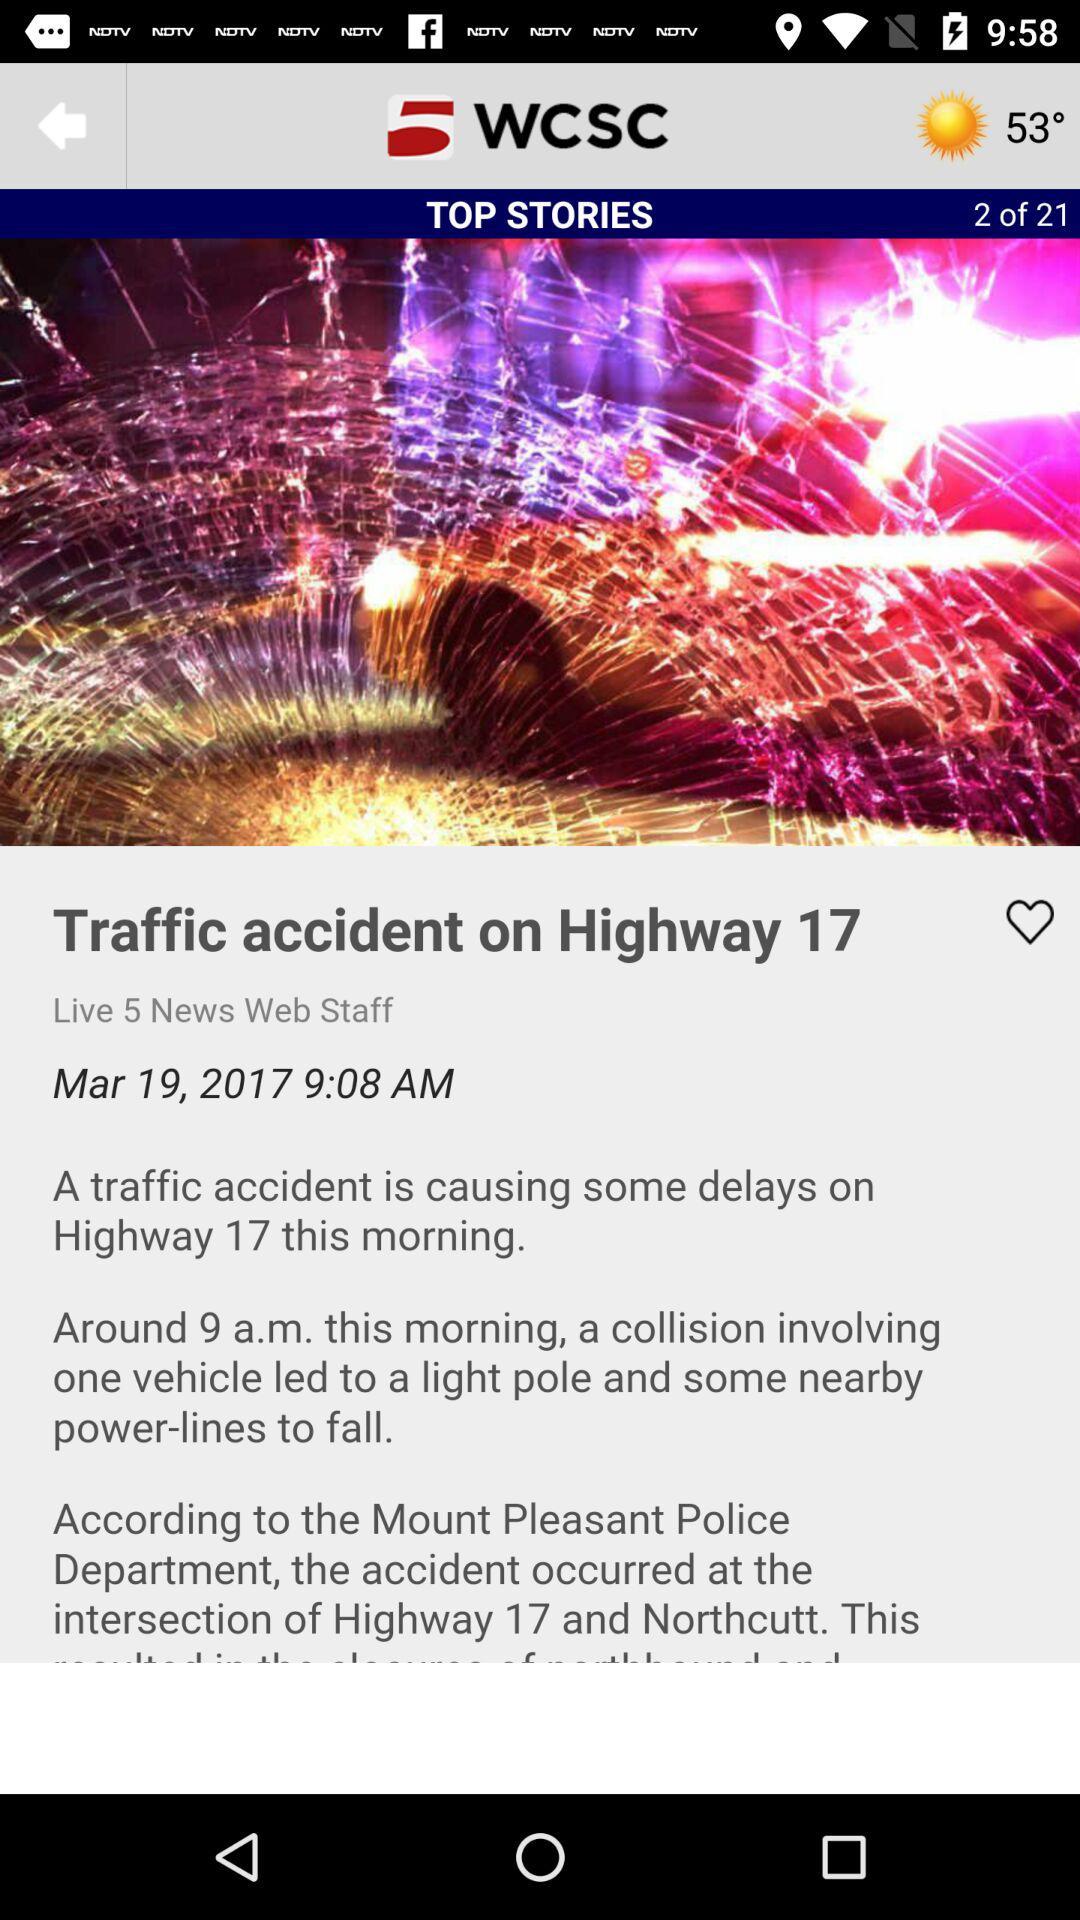 The image size is (1080, 1920). What do you see at coordinates (540, 124) in the screenshot?
I see `homepage` at bounding box center [540, 124].